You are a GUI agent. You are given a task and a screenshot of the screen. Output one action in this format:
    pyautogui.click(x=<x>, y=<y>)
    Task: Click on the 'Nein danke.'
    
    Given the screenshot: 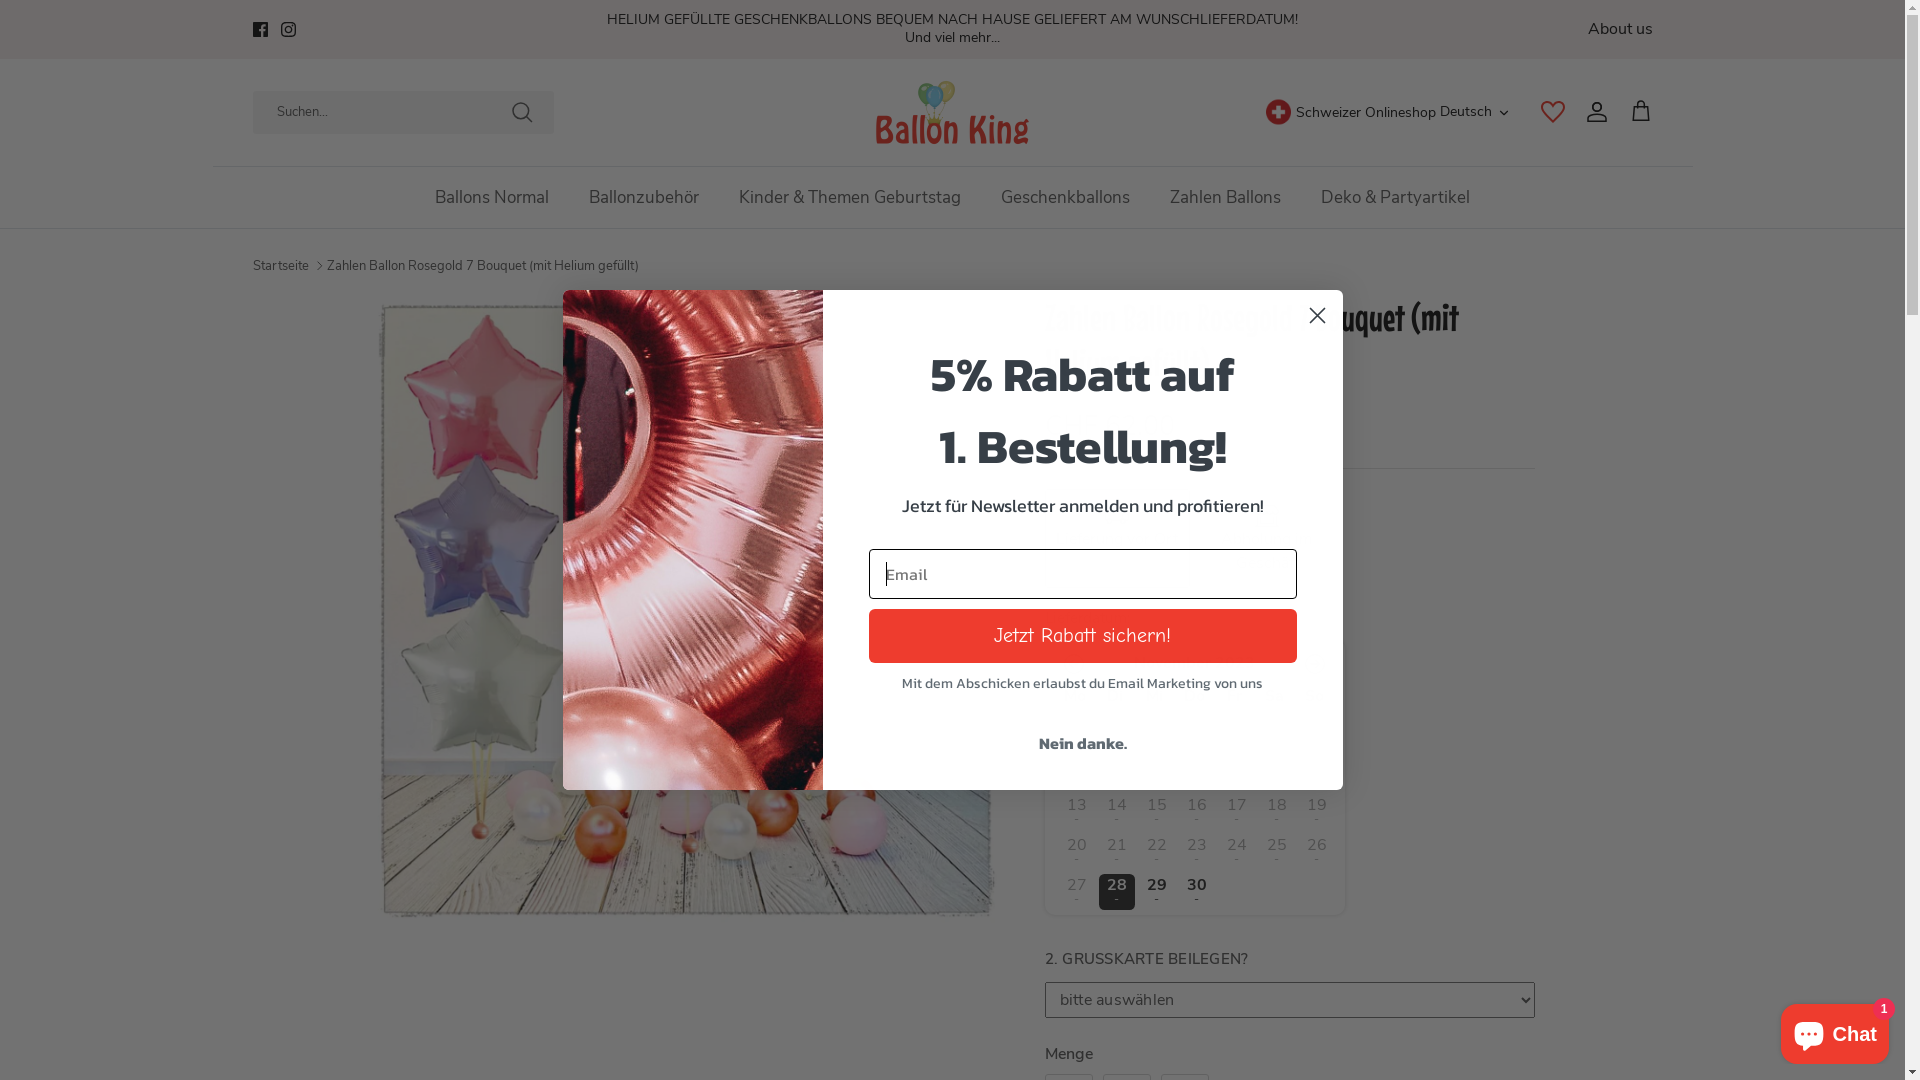 What is the action you would take?
    pyautogui.click(x=1080, y=743)
    